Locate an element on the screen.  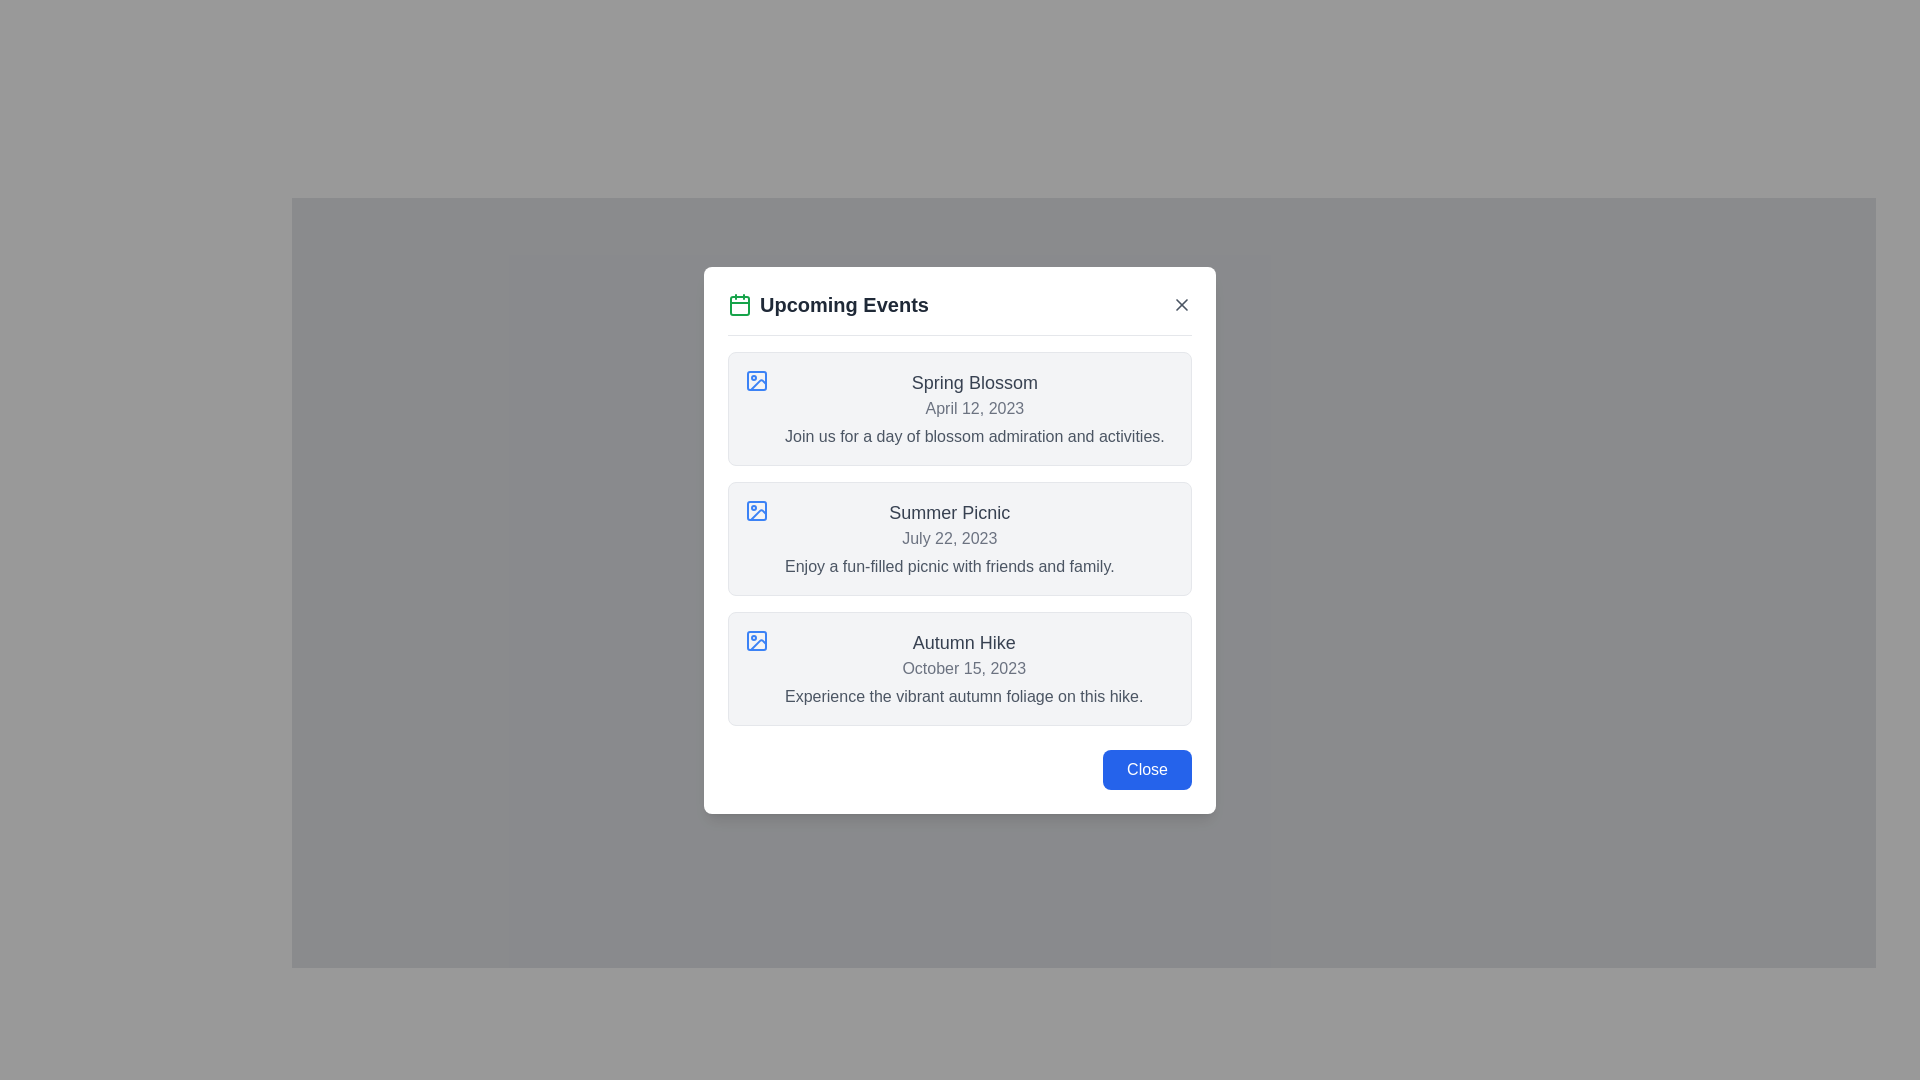
the 'X' icon in the top-right corner of the modal dialog is located at coordinates (1181, 304).